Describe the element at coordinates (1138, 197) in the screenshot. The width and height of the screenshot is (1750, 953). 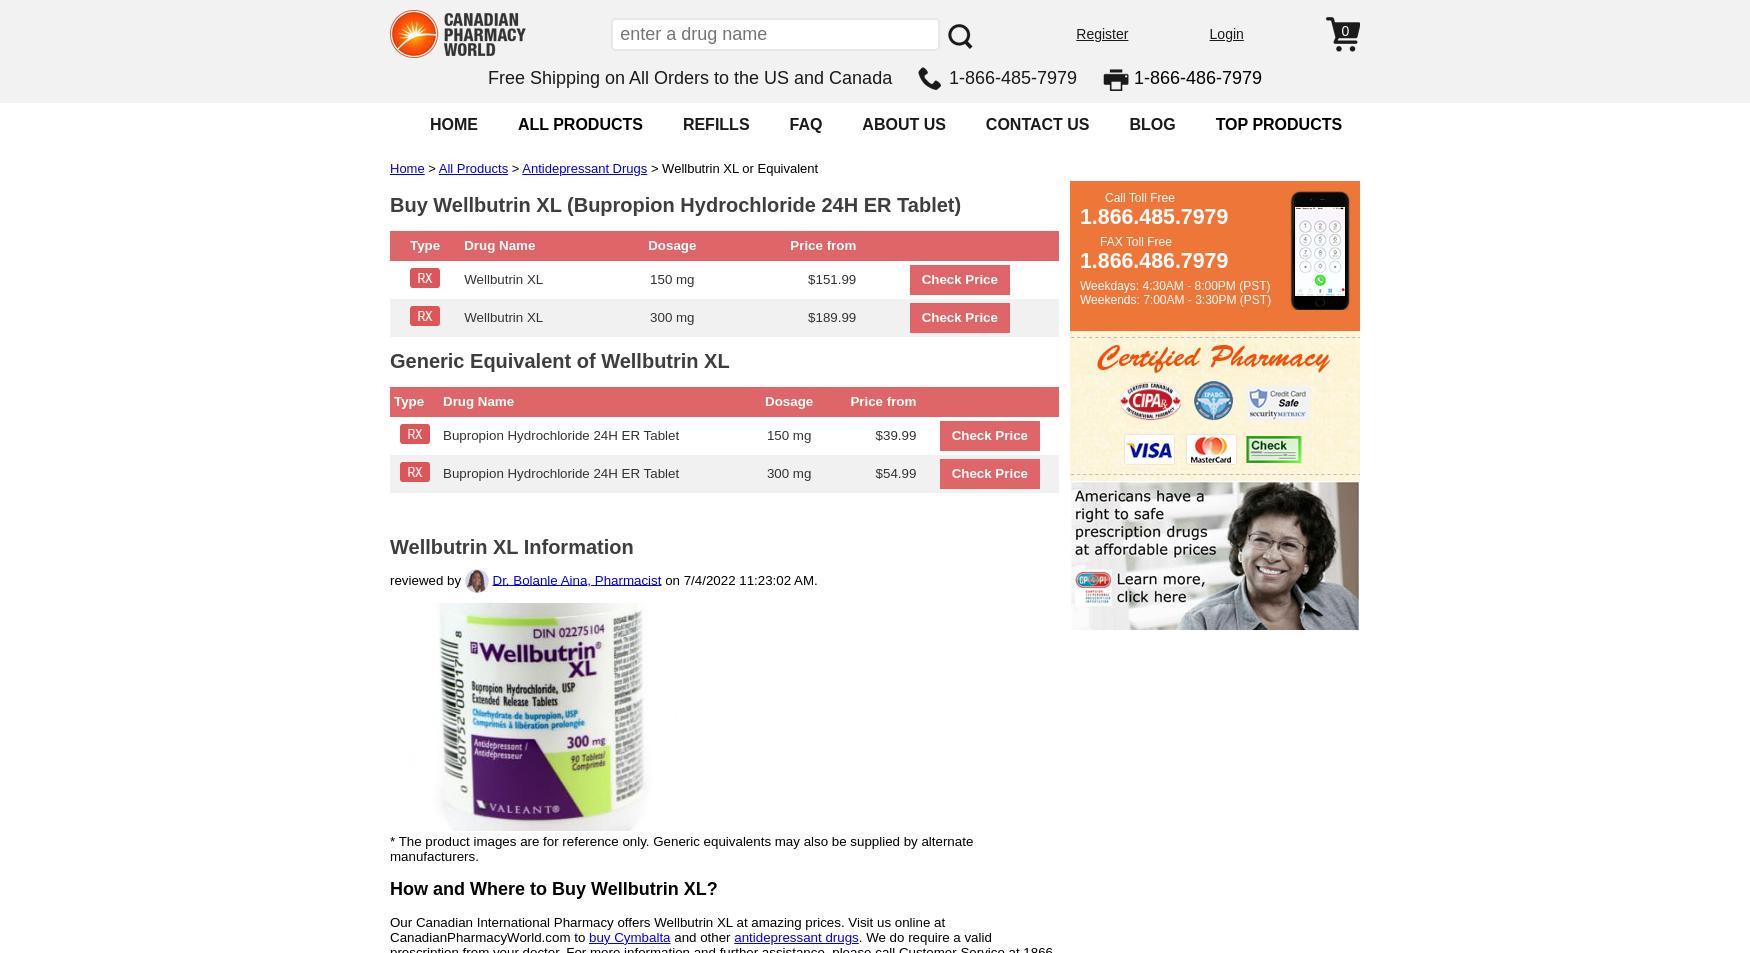
I see `'Call Toll Free'` at that location.